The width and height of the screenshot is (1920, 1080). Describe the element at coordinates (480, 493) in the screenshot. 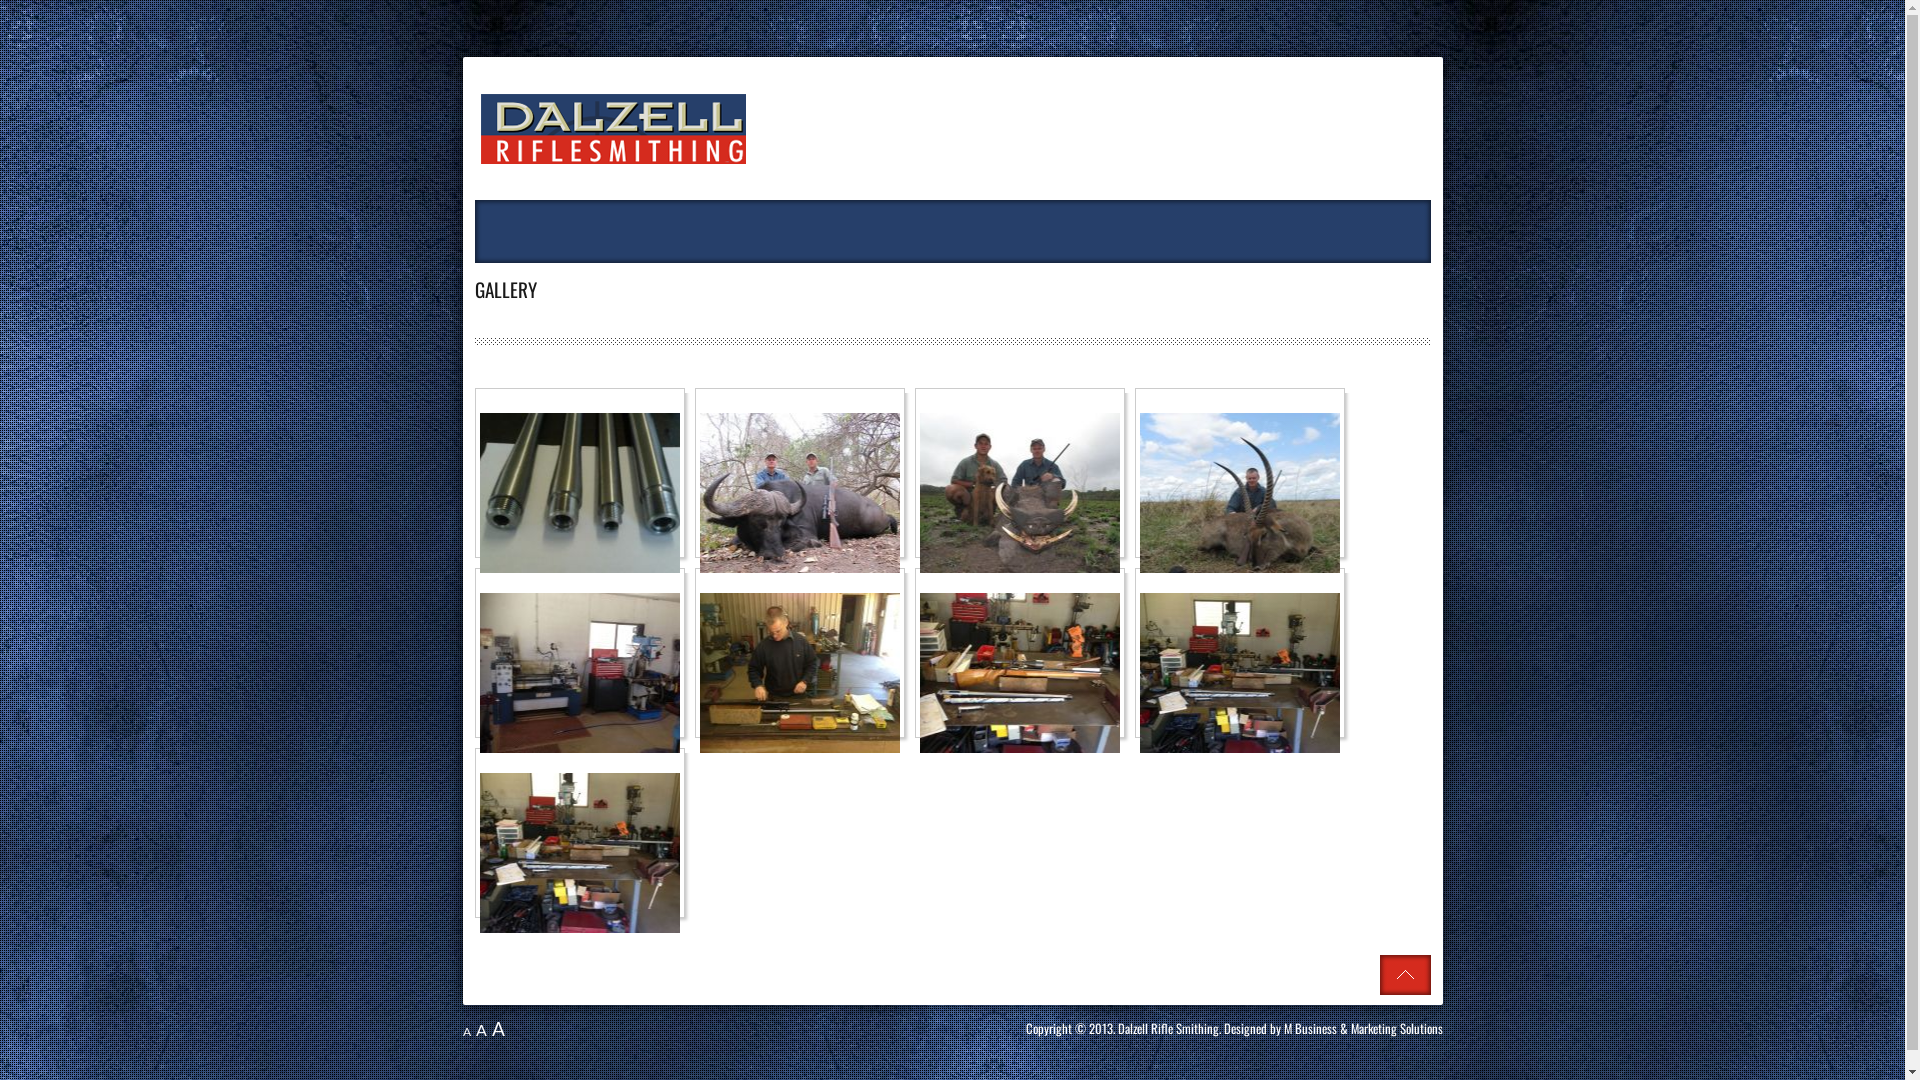

I see `'Click to enlarge image Barrel pic.jpg'` at that location.